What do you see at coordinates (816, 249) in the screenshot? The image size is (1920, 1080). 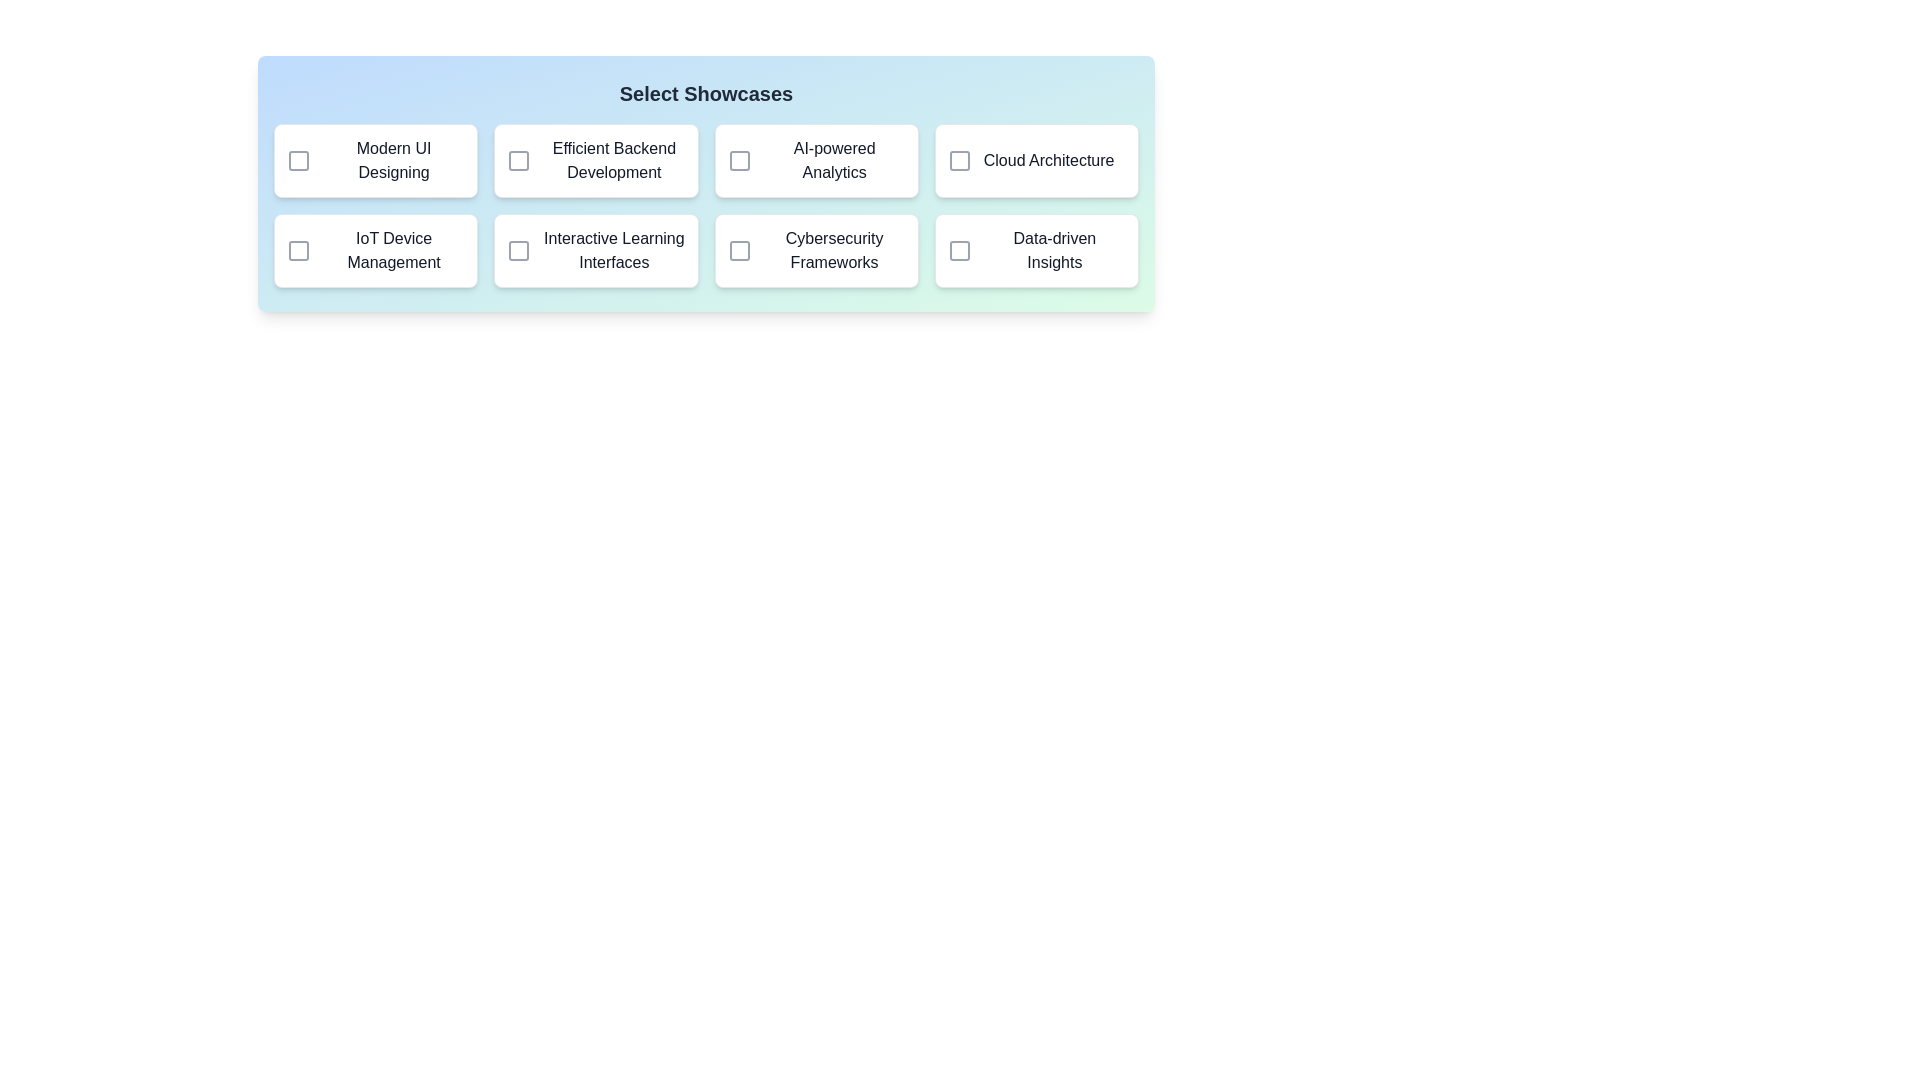 I see `the showcase item labeled 'Cybersecurity Frameworks' to observe the hover effect` at bounding box center [816, 249].